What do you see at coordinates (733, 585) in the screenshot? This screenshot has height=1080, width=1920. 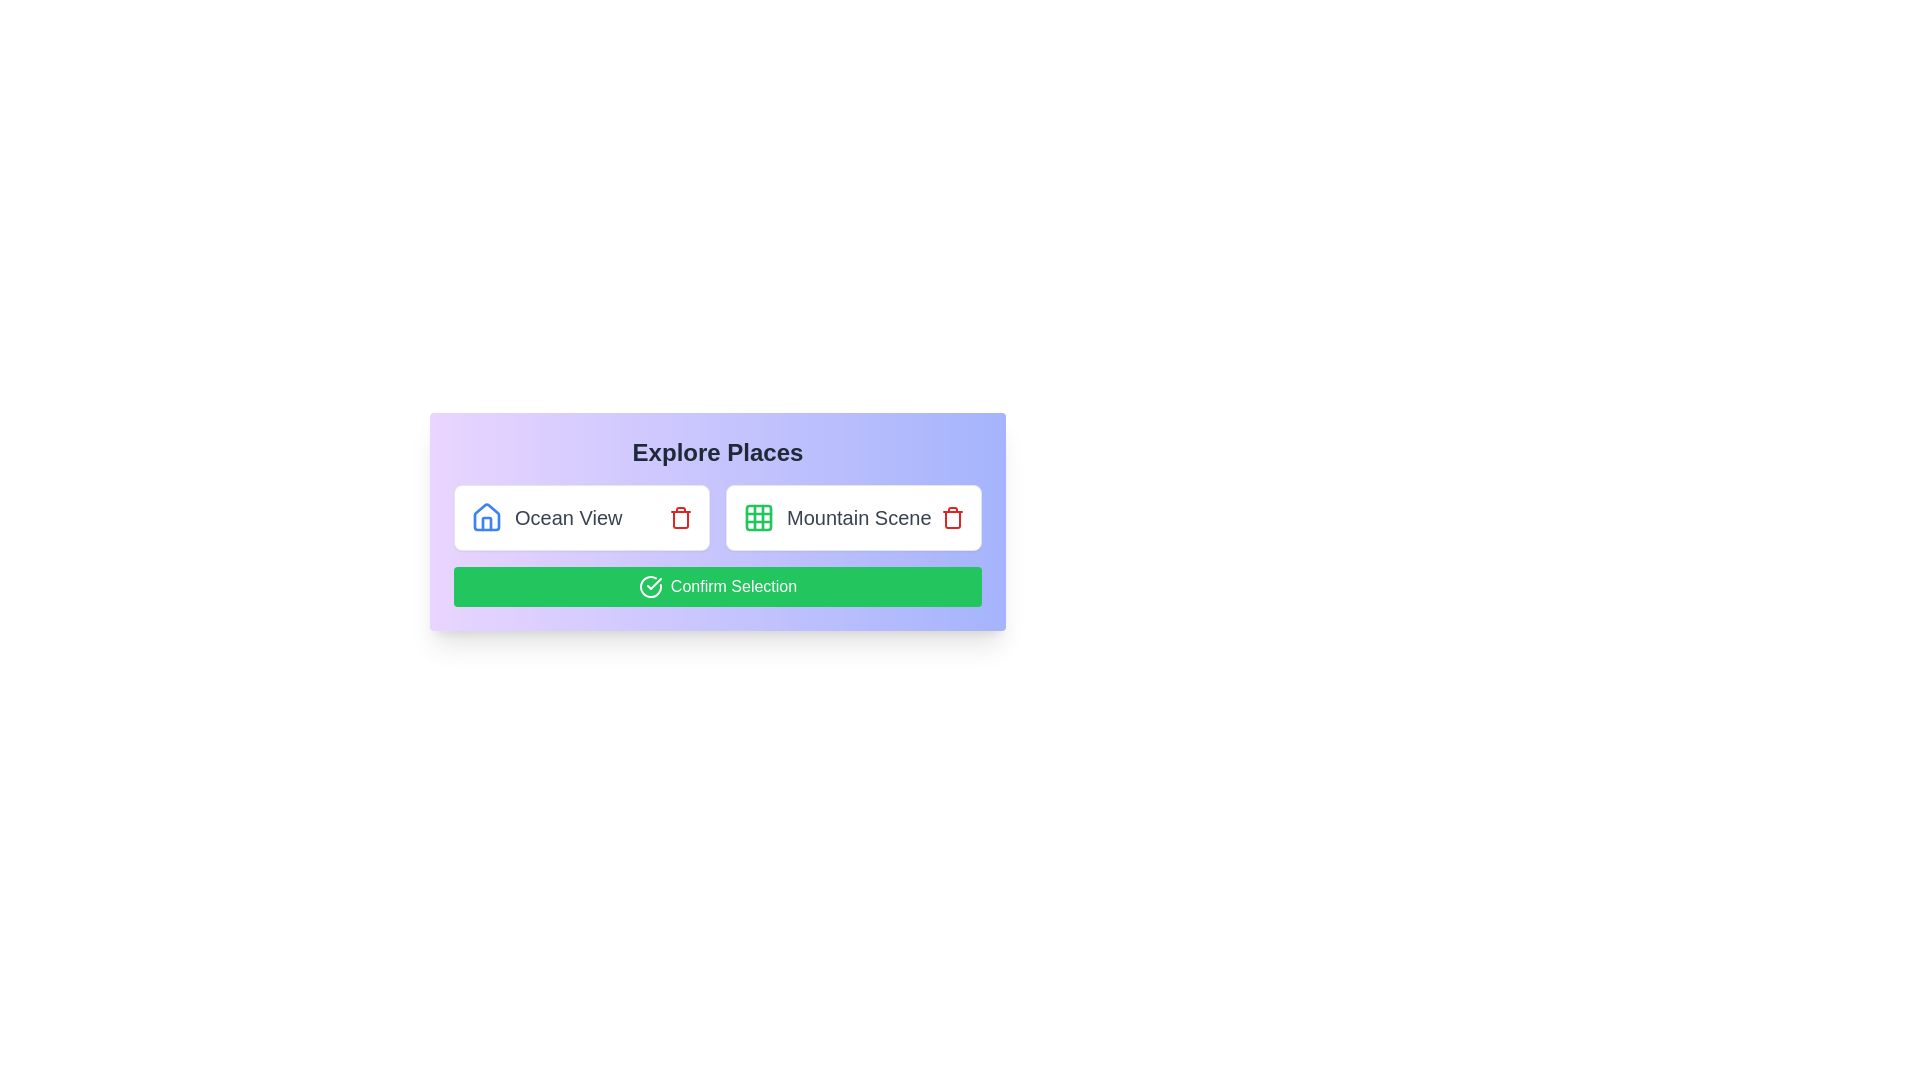 I see `the 'Confirm Selection' static text displayed in bold white font on a green background, which is centrally aligned within a rectangular button at the bottom of the interface` at bounding box center [733, 585].